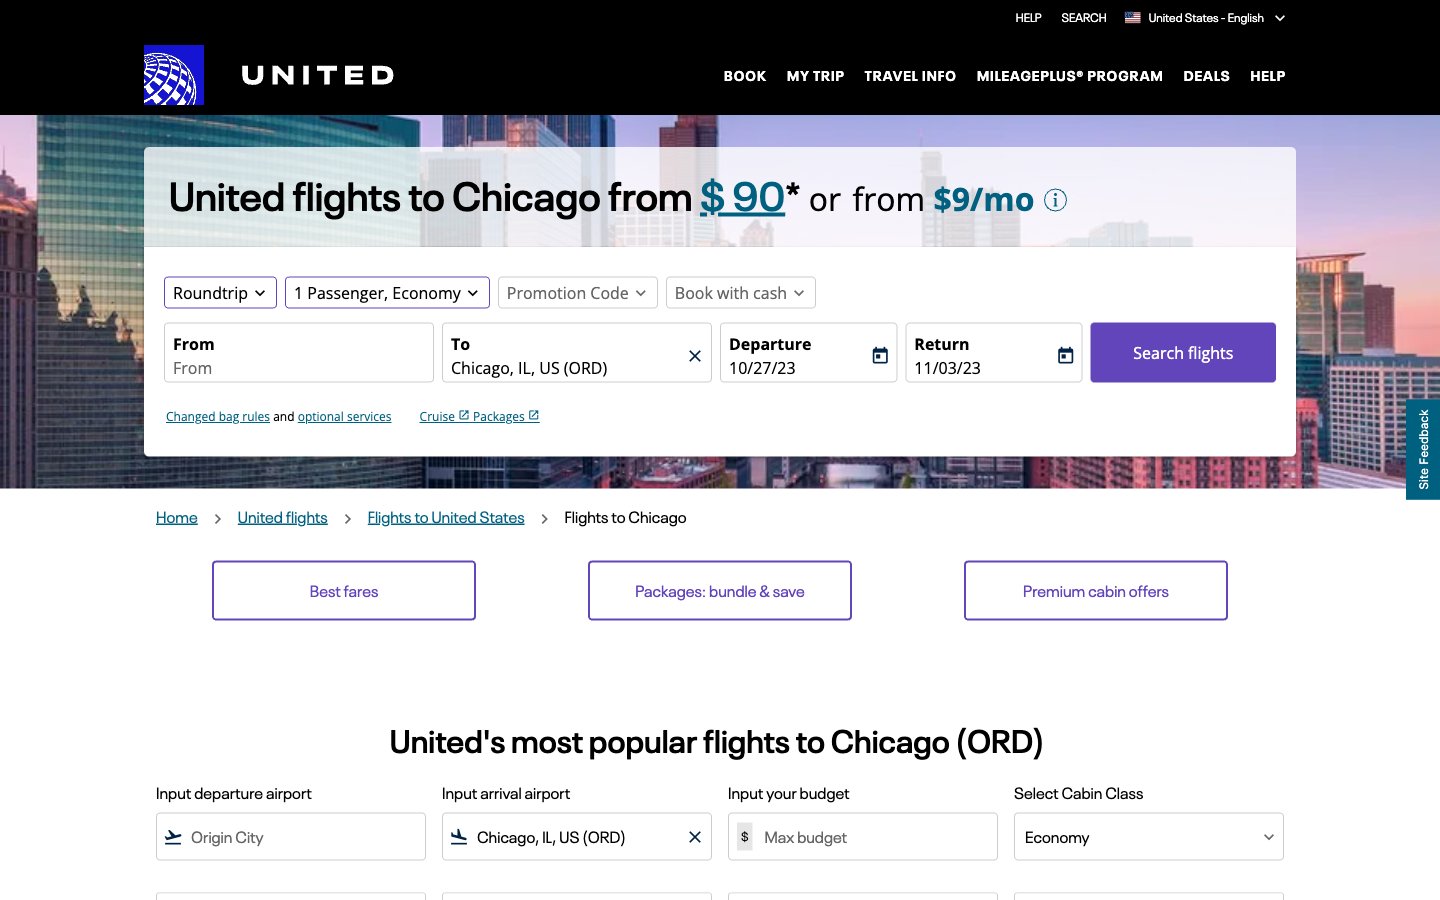 This screenshot has height=900, width=1440. Describe the element at coordinates (798, 368) in the screenshot. I see `Navigate and select the "departure date" and "return date" fields` at that location.